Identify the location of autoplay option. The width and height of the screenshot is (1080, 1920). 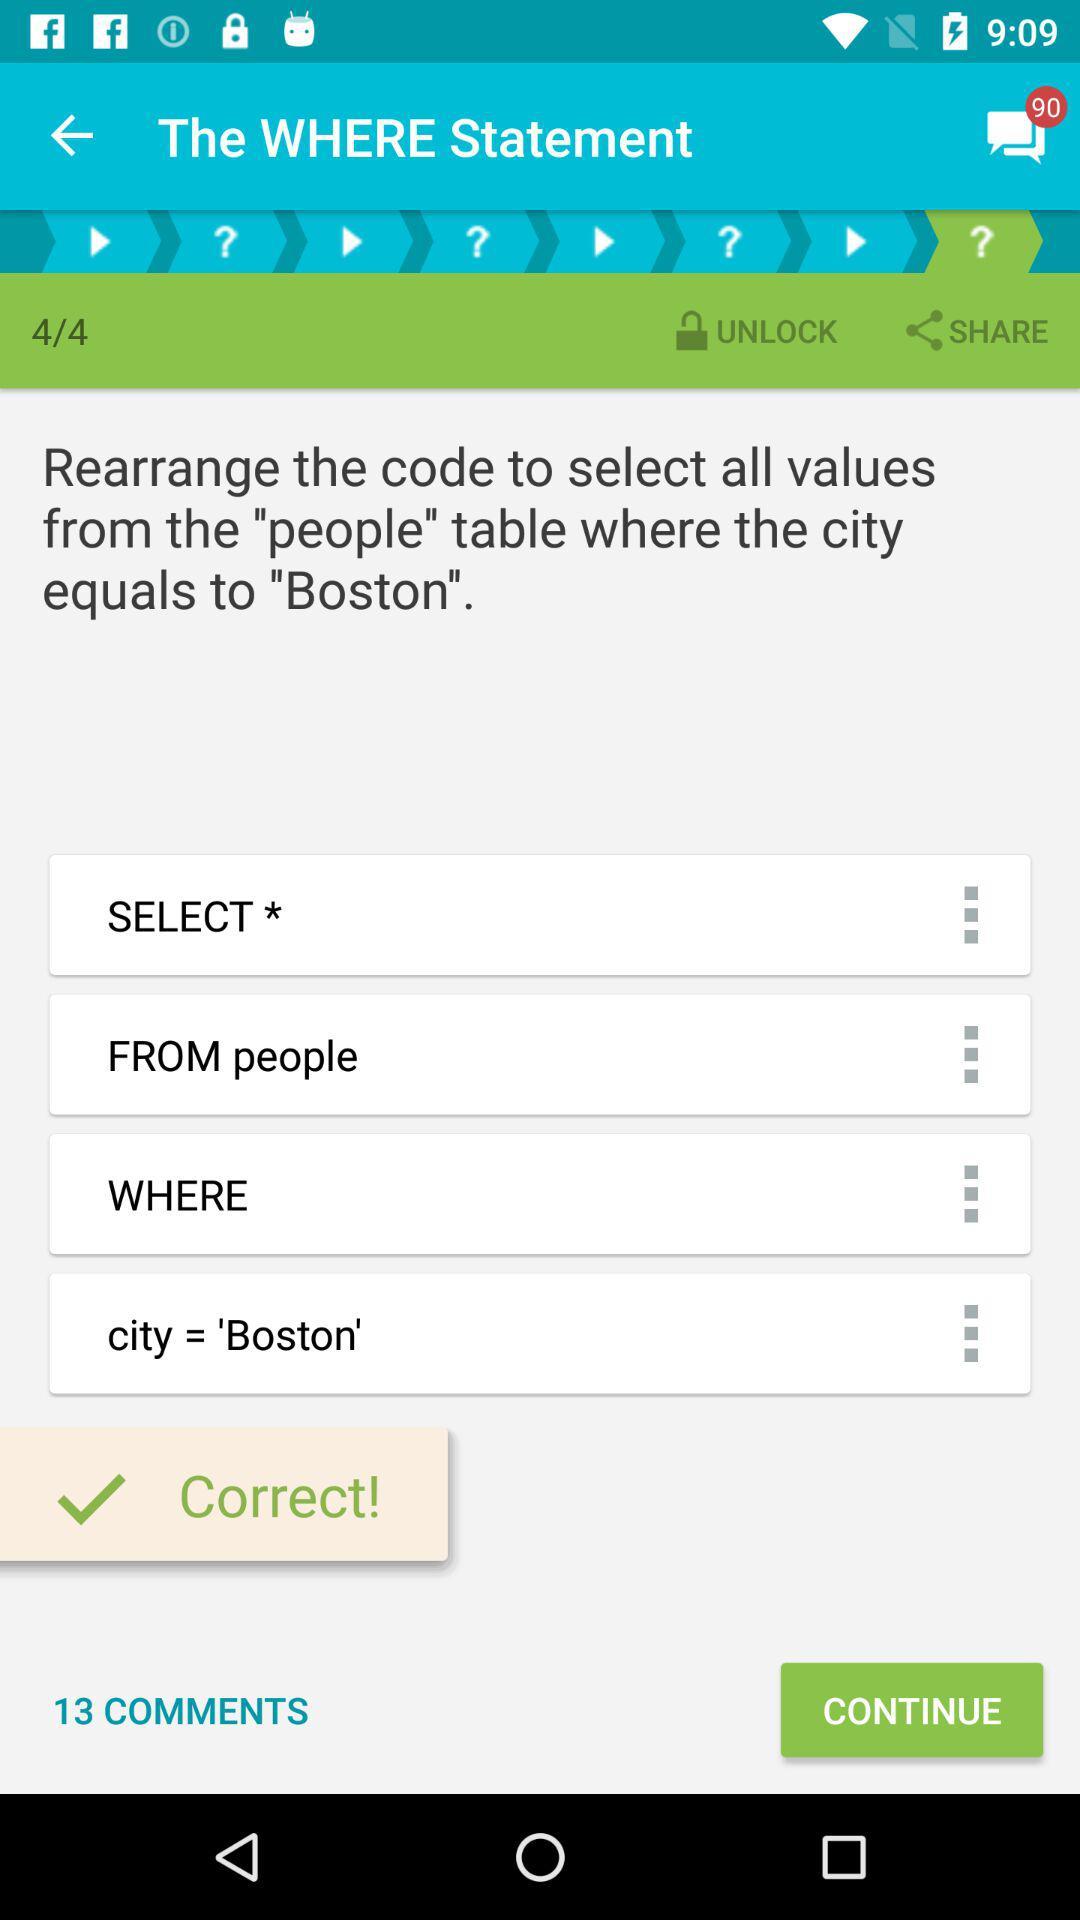
(99, 240).